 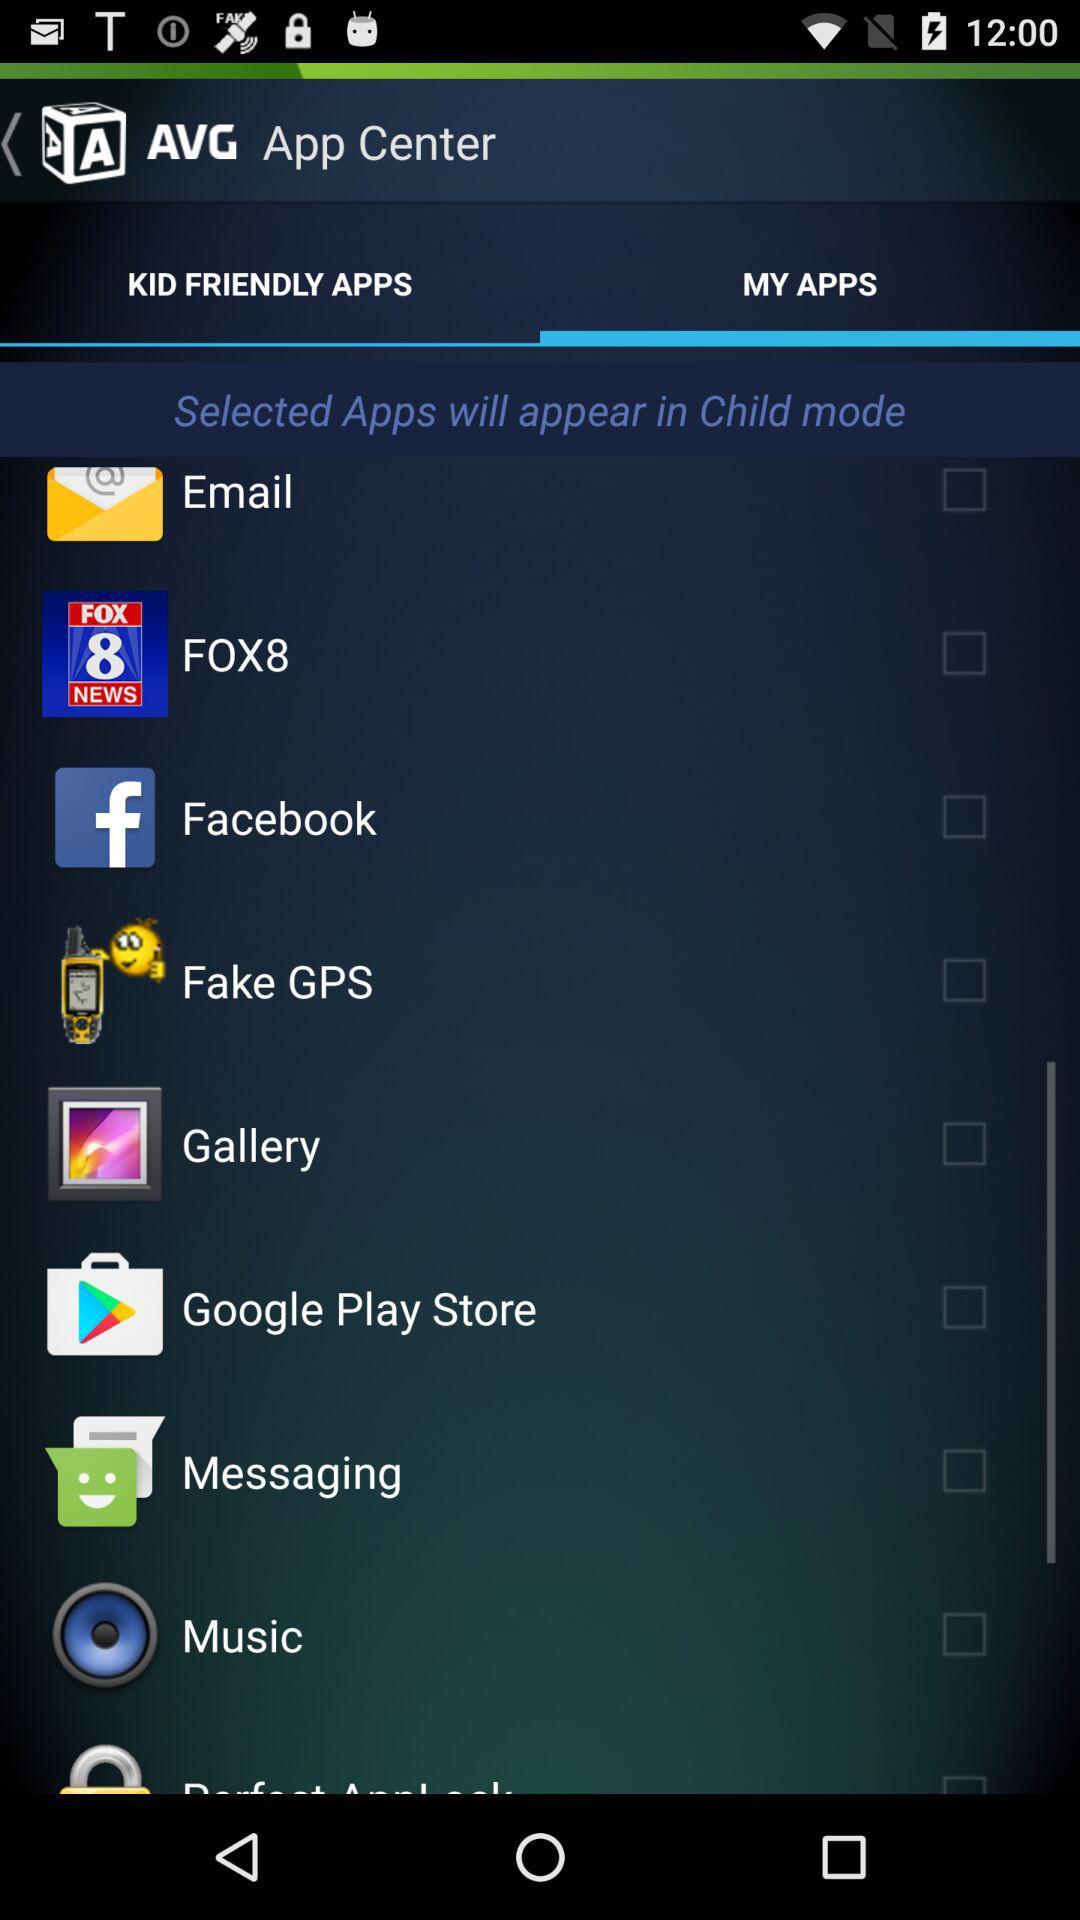 What do you see at coordinates (993, 1471) in the screenshot?
I see `for messaging` at bounding box center [993, 1471].